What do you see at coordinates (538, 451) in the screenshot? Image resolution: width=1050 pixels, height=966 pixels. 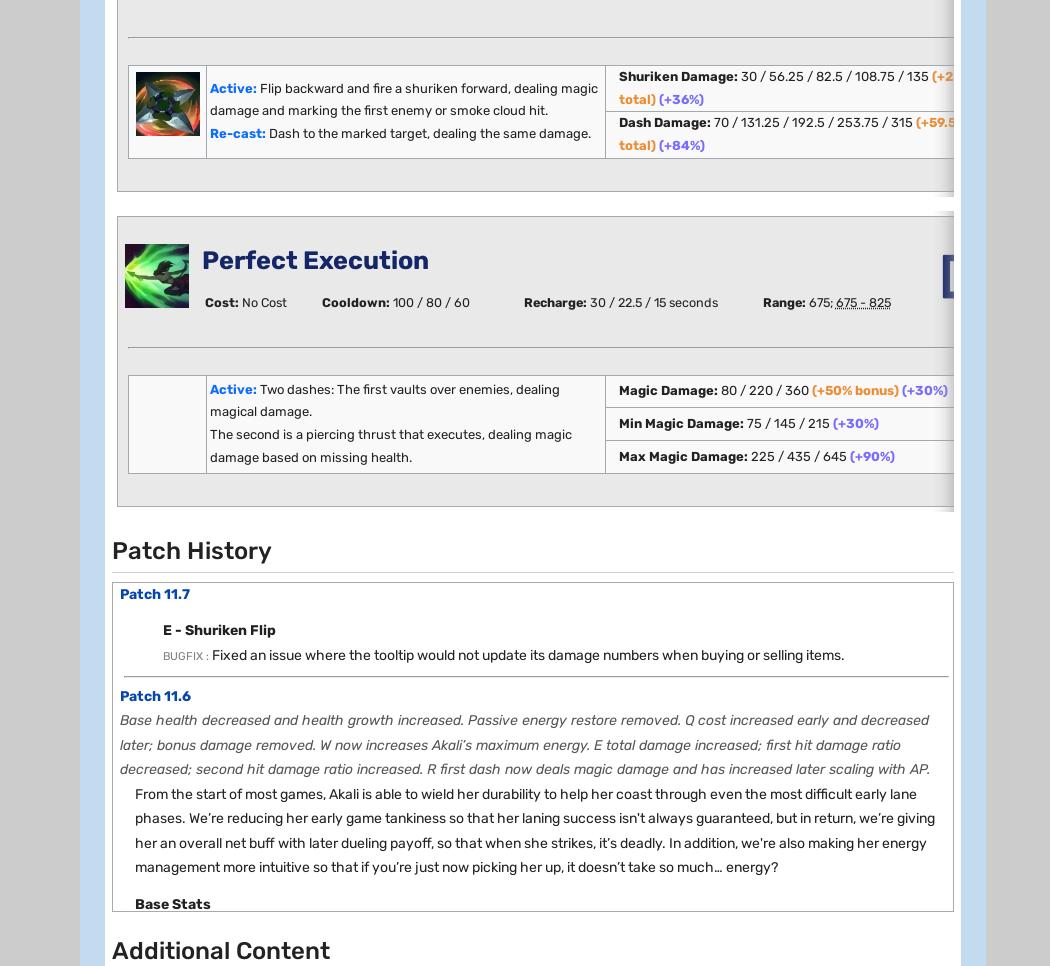 I see `'We're exploring deeper changes to Akali to address the frustration she causes for opponents independent of whether she's strong or weak. In the meantime, we're reducing Twilight Shroud's duration to be more appropriate for the zoning power it offers when used aggressively.'` at bounding box center [538, 451].